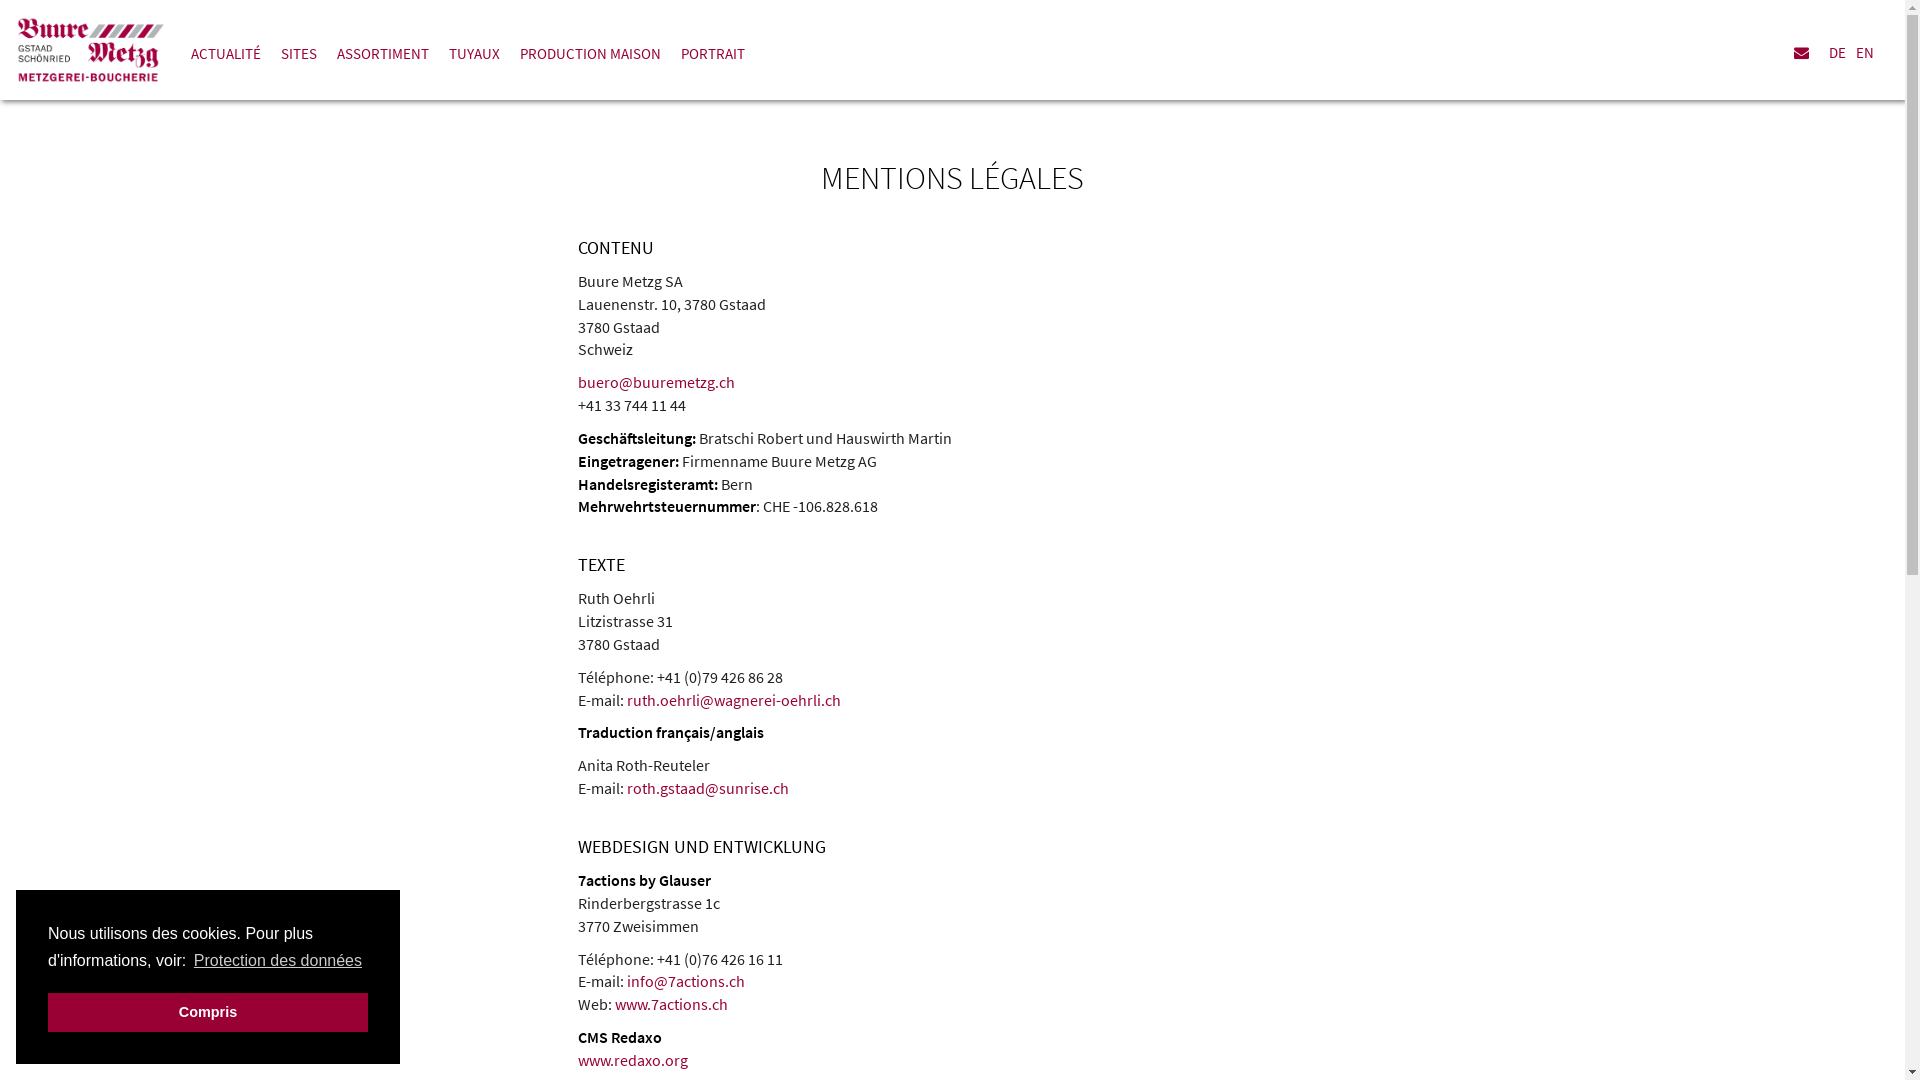  What do you see at coordinates (706, 786) in the screenshot?
I see `'roth.gstaad@sunrise.ch'` at bounding box center [706, 786].